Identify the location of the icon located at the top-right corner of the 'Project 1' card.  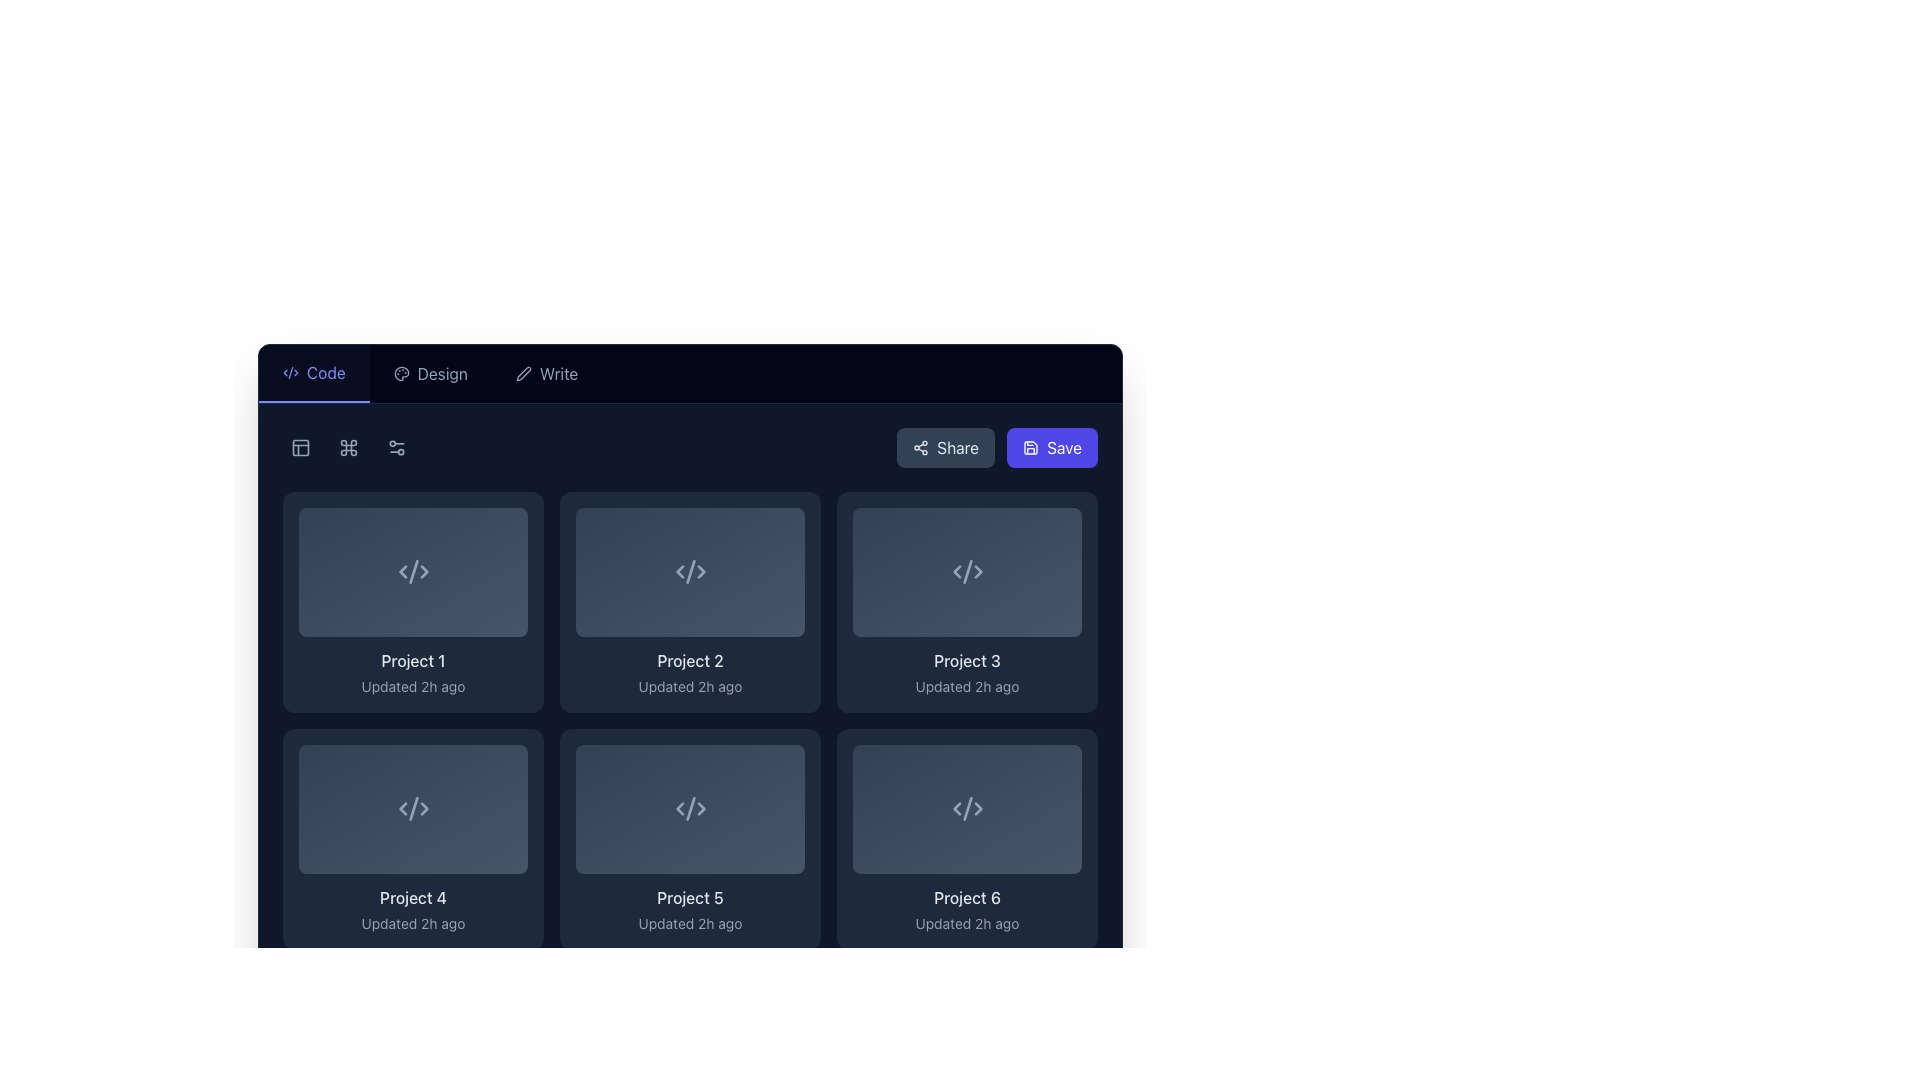
(523, 512).